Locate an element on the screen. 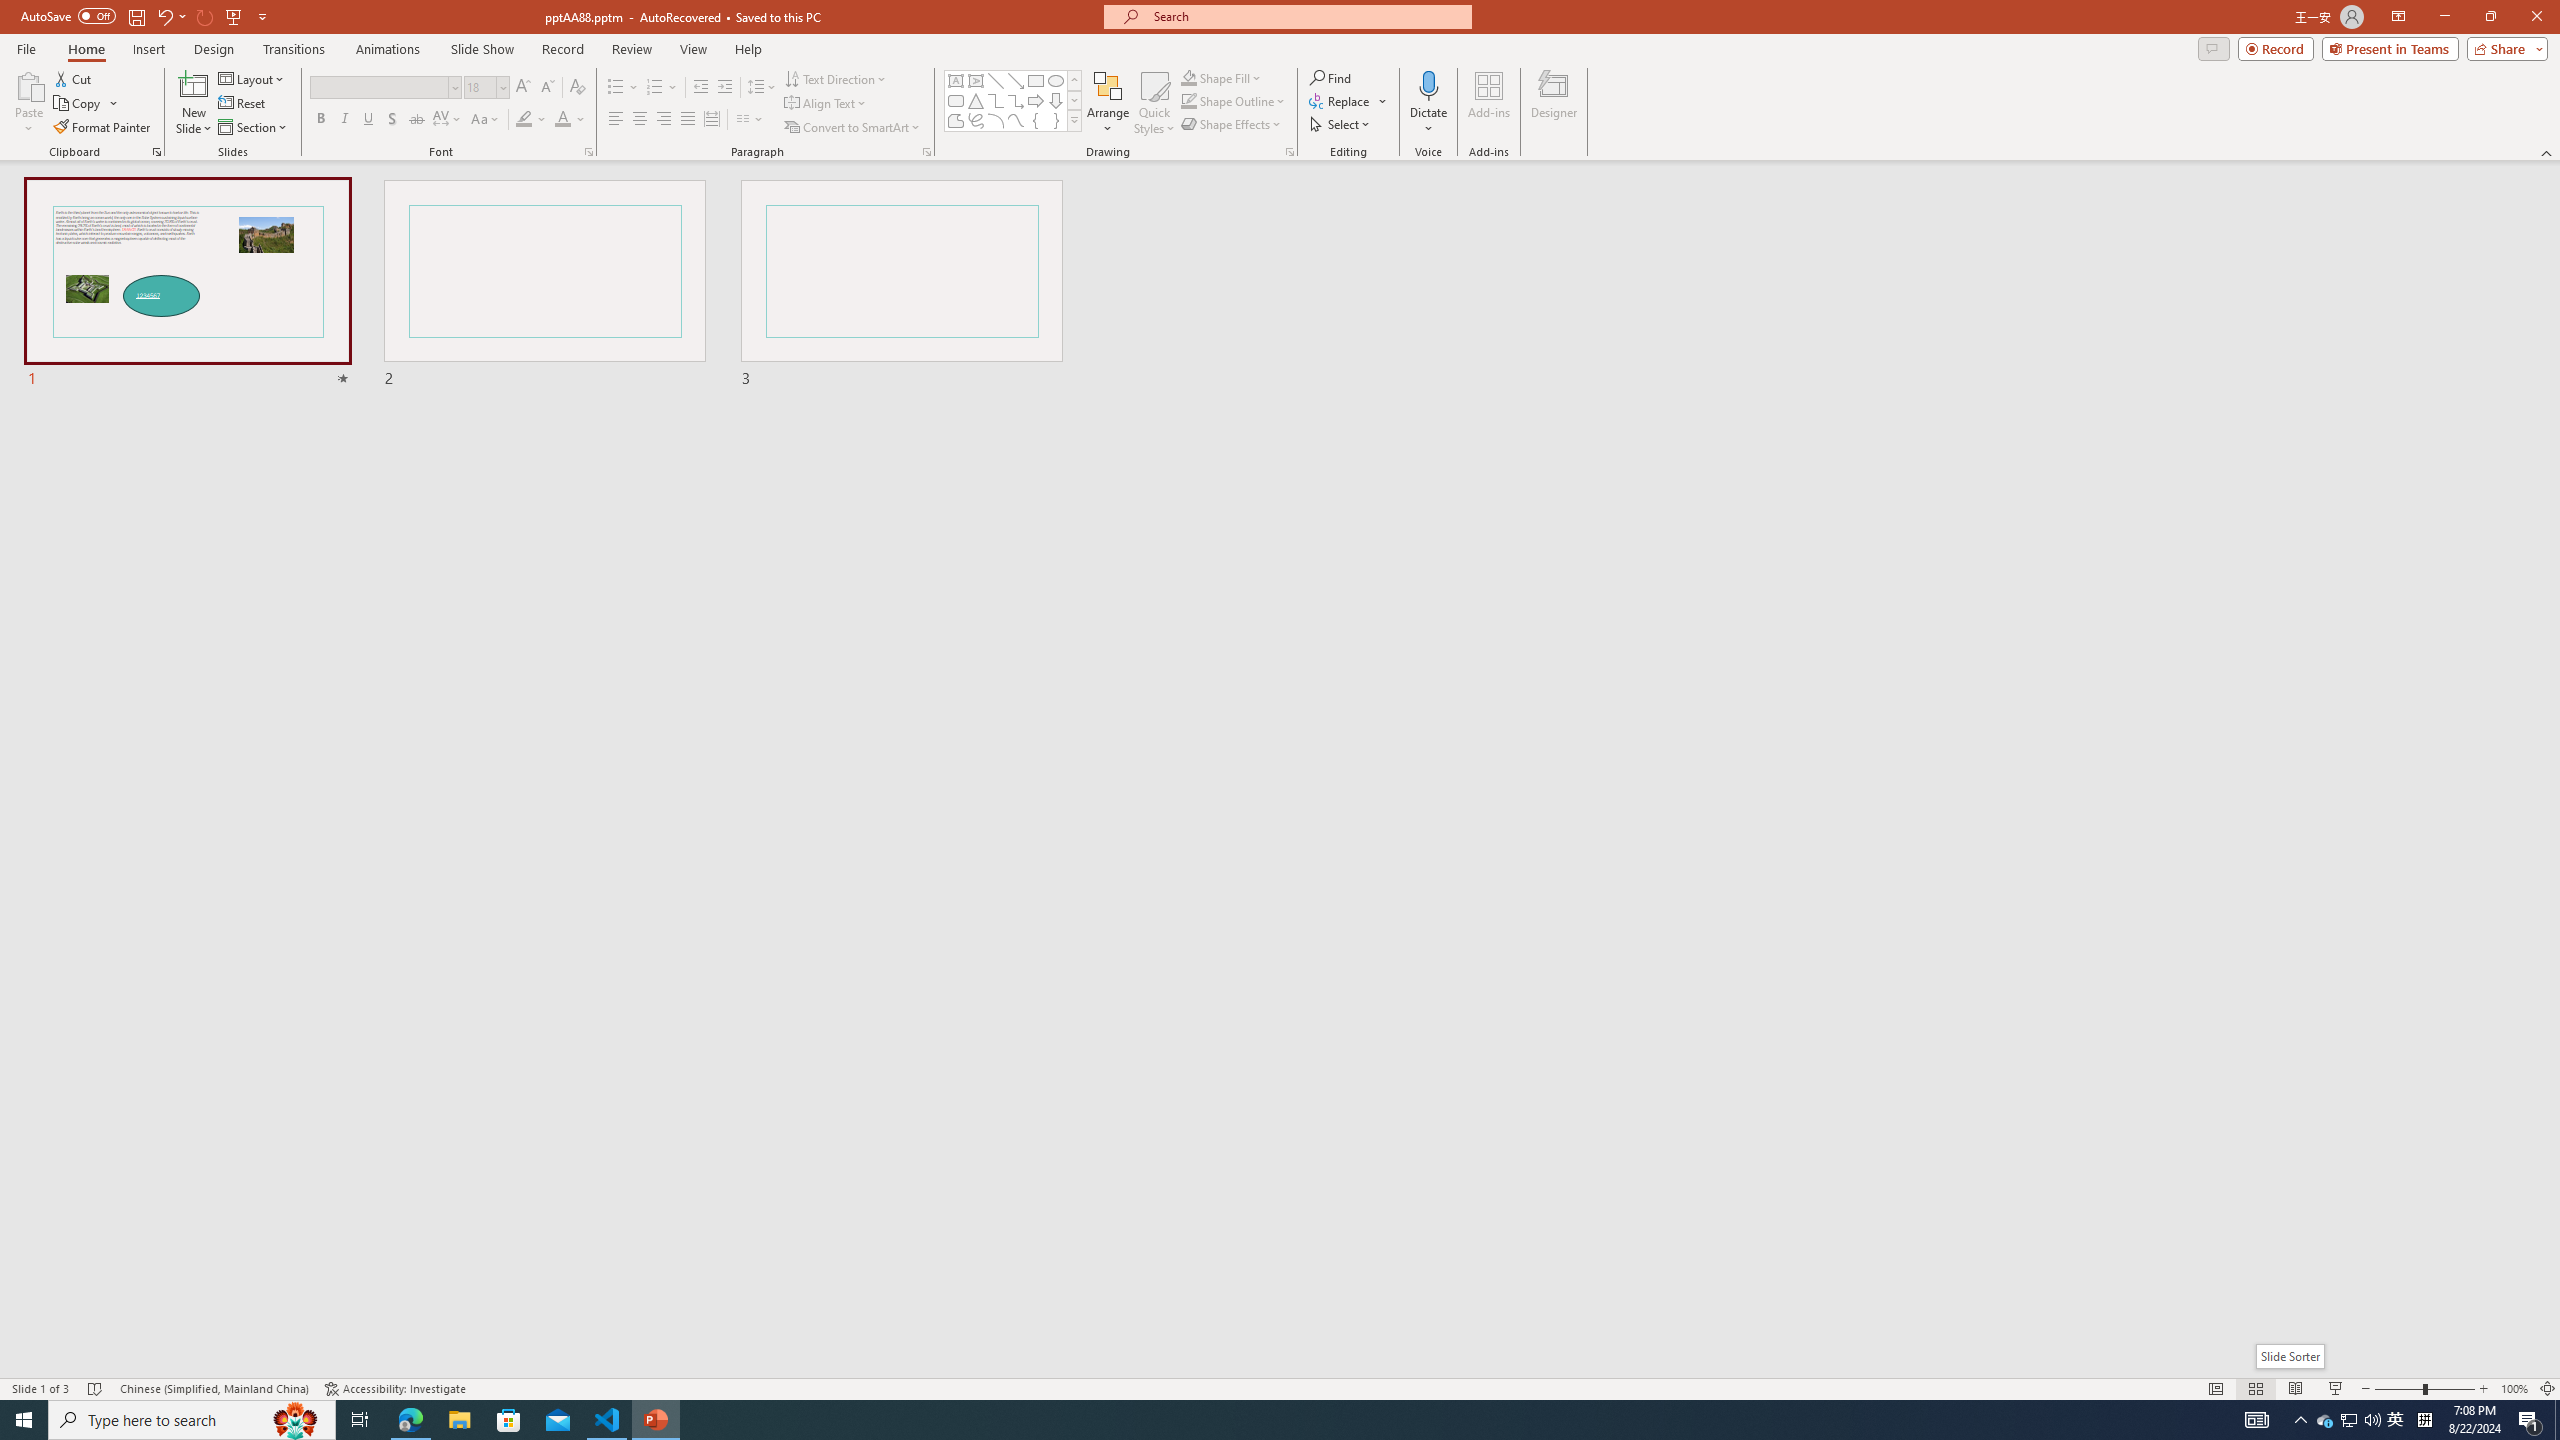 The image size is (2560, 1440). 'Zoom Out' is located at coordinates (2397, 1389).